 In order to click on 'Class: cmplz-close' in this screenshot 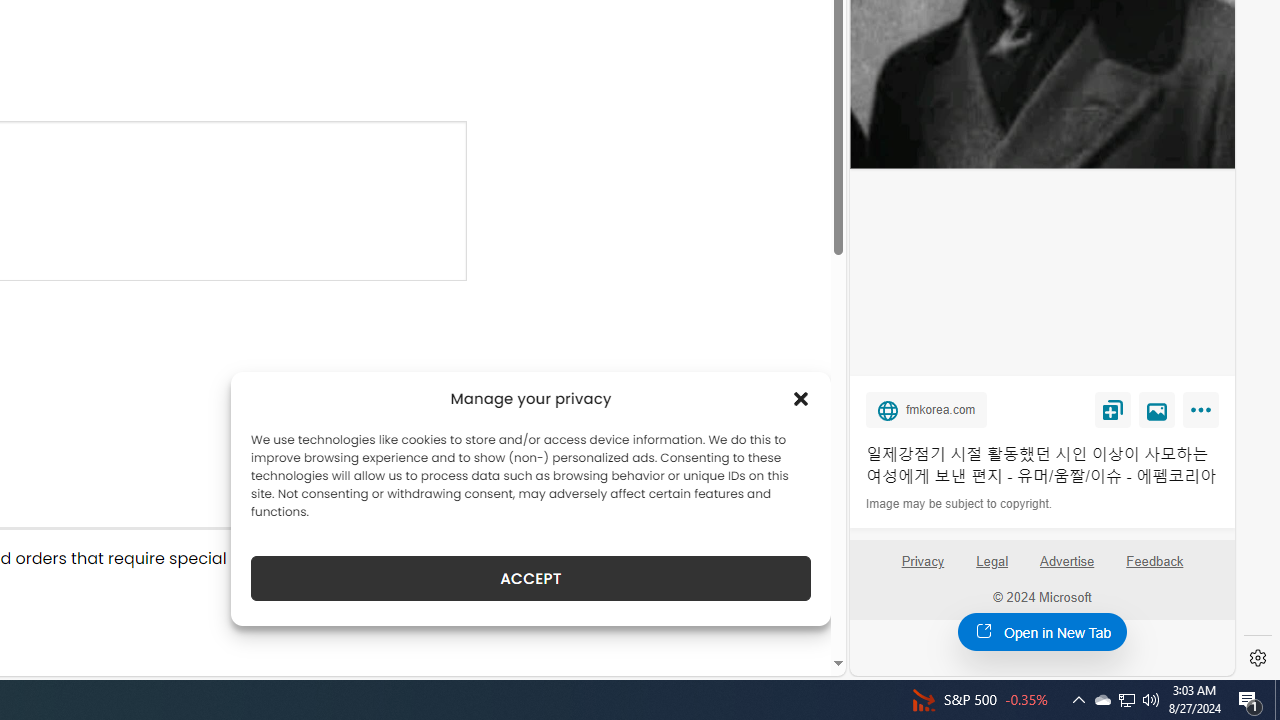, I will do `click(801, 398)`.